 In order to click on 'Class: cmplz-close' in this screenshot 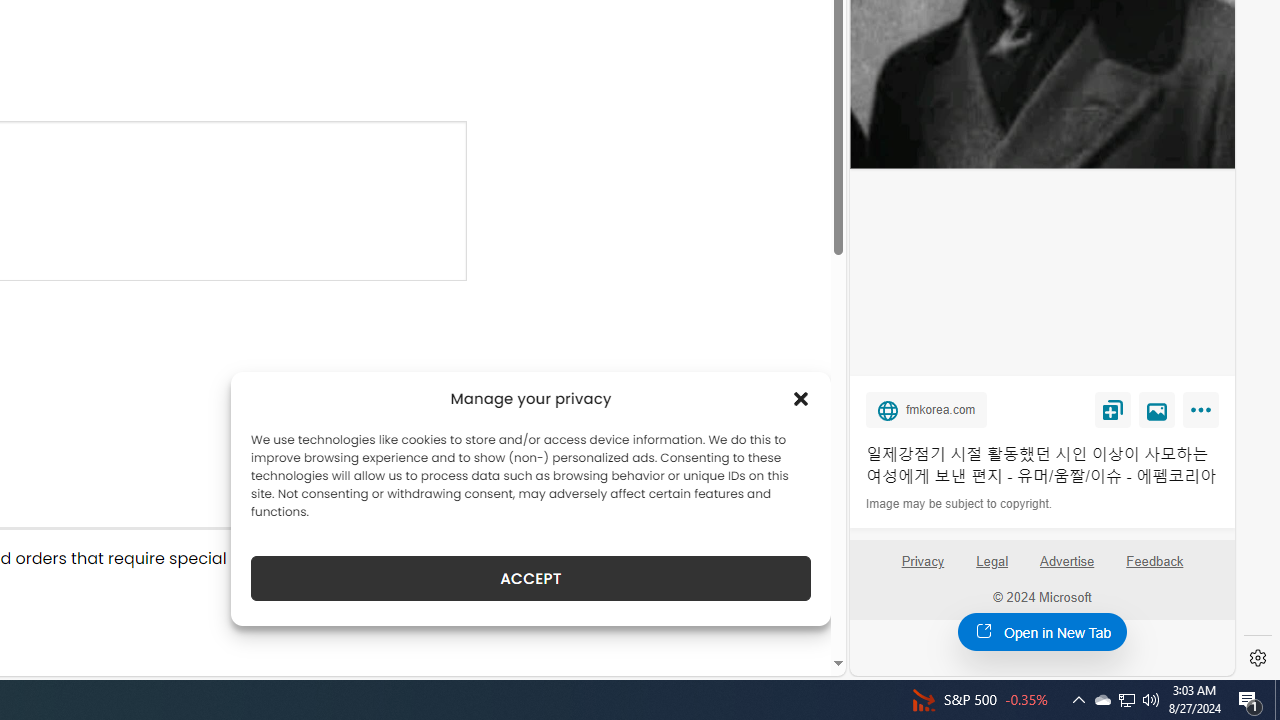, I will do `click(801, 398)`.